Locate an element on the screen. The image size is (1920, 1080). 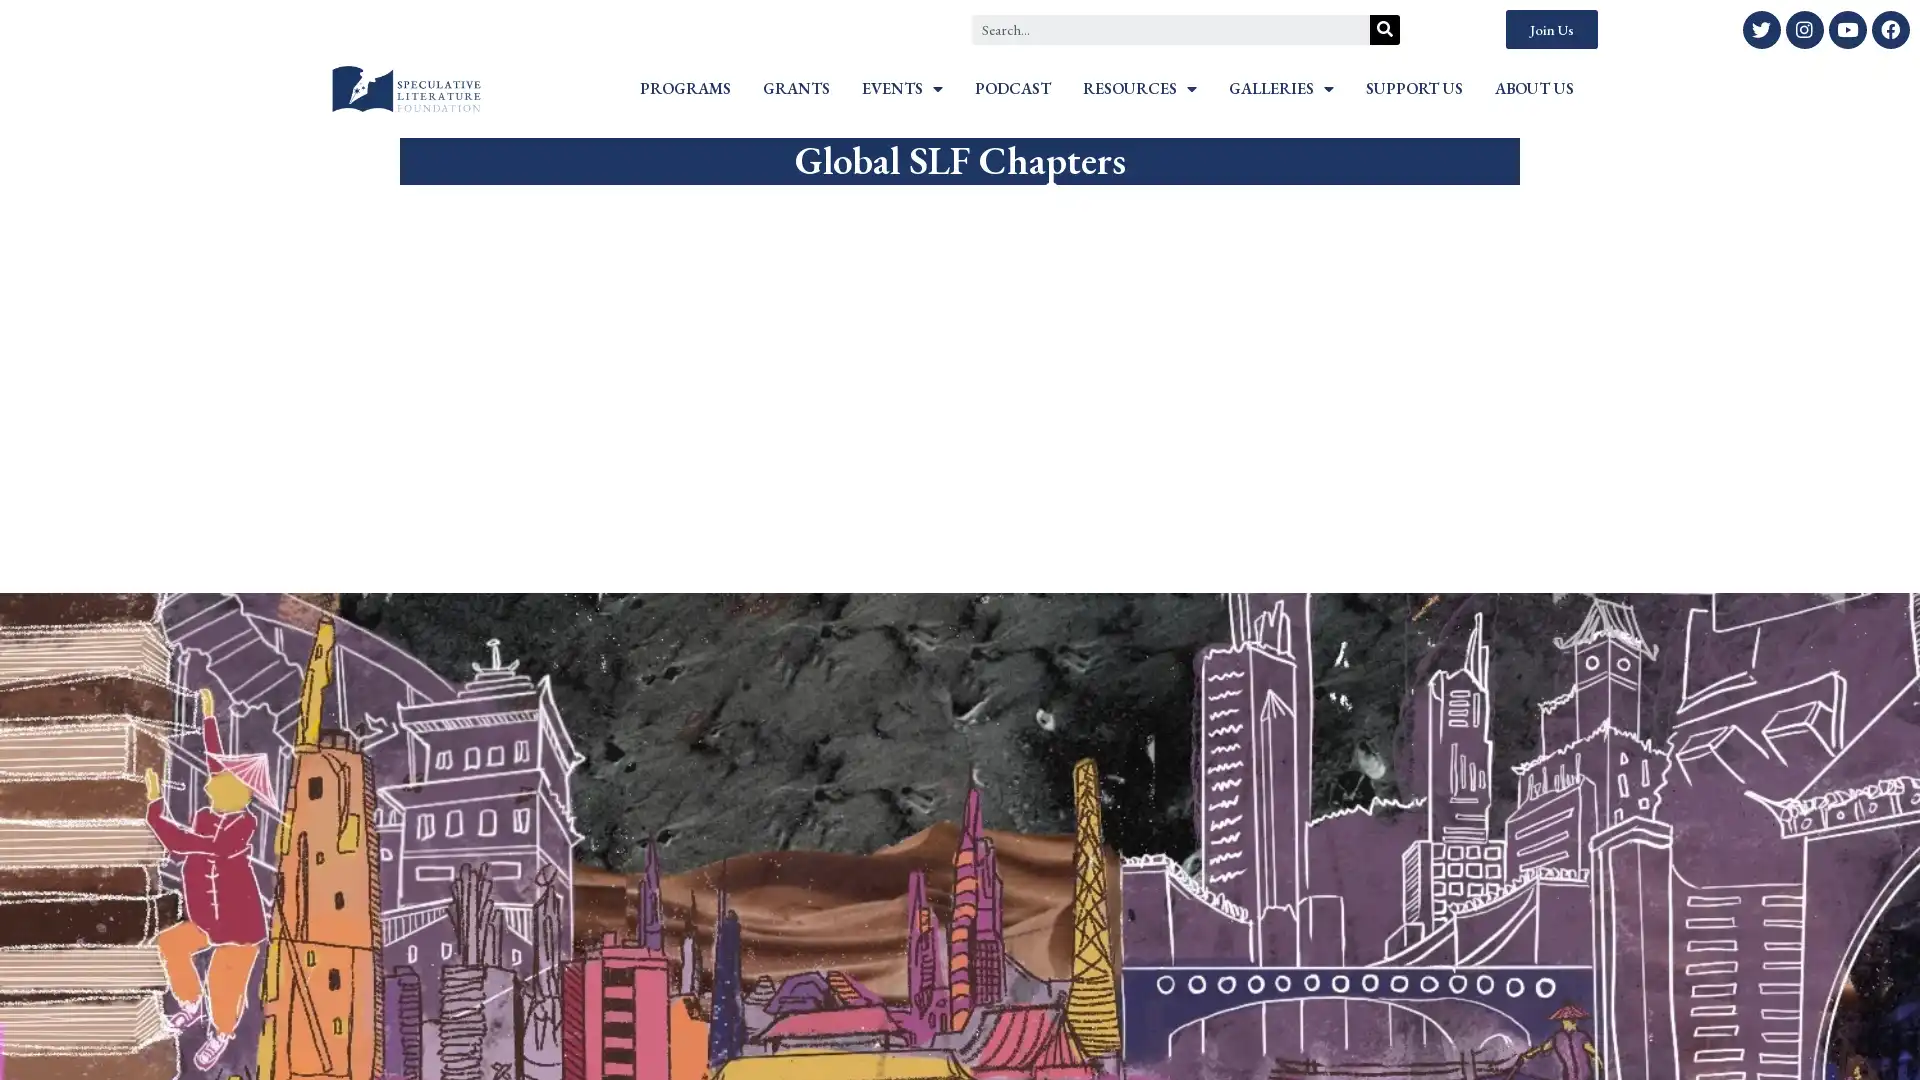
Join Us is located at coordinates (1550, 29).